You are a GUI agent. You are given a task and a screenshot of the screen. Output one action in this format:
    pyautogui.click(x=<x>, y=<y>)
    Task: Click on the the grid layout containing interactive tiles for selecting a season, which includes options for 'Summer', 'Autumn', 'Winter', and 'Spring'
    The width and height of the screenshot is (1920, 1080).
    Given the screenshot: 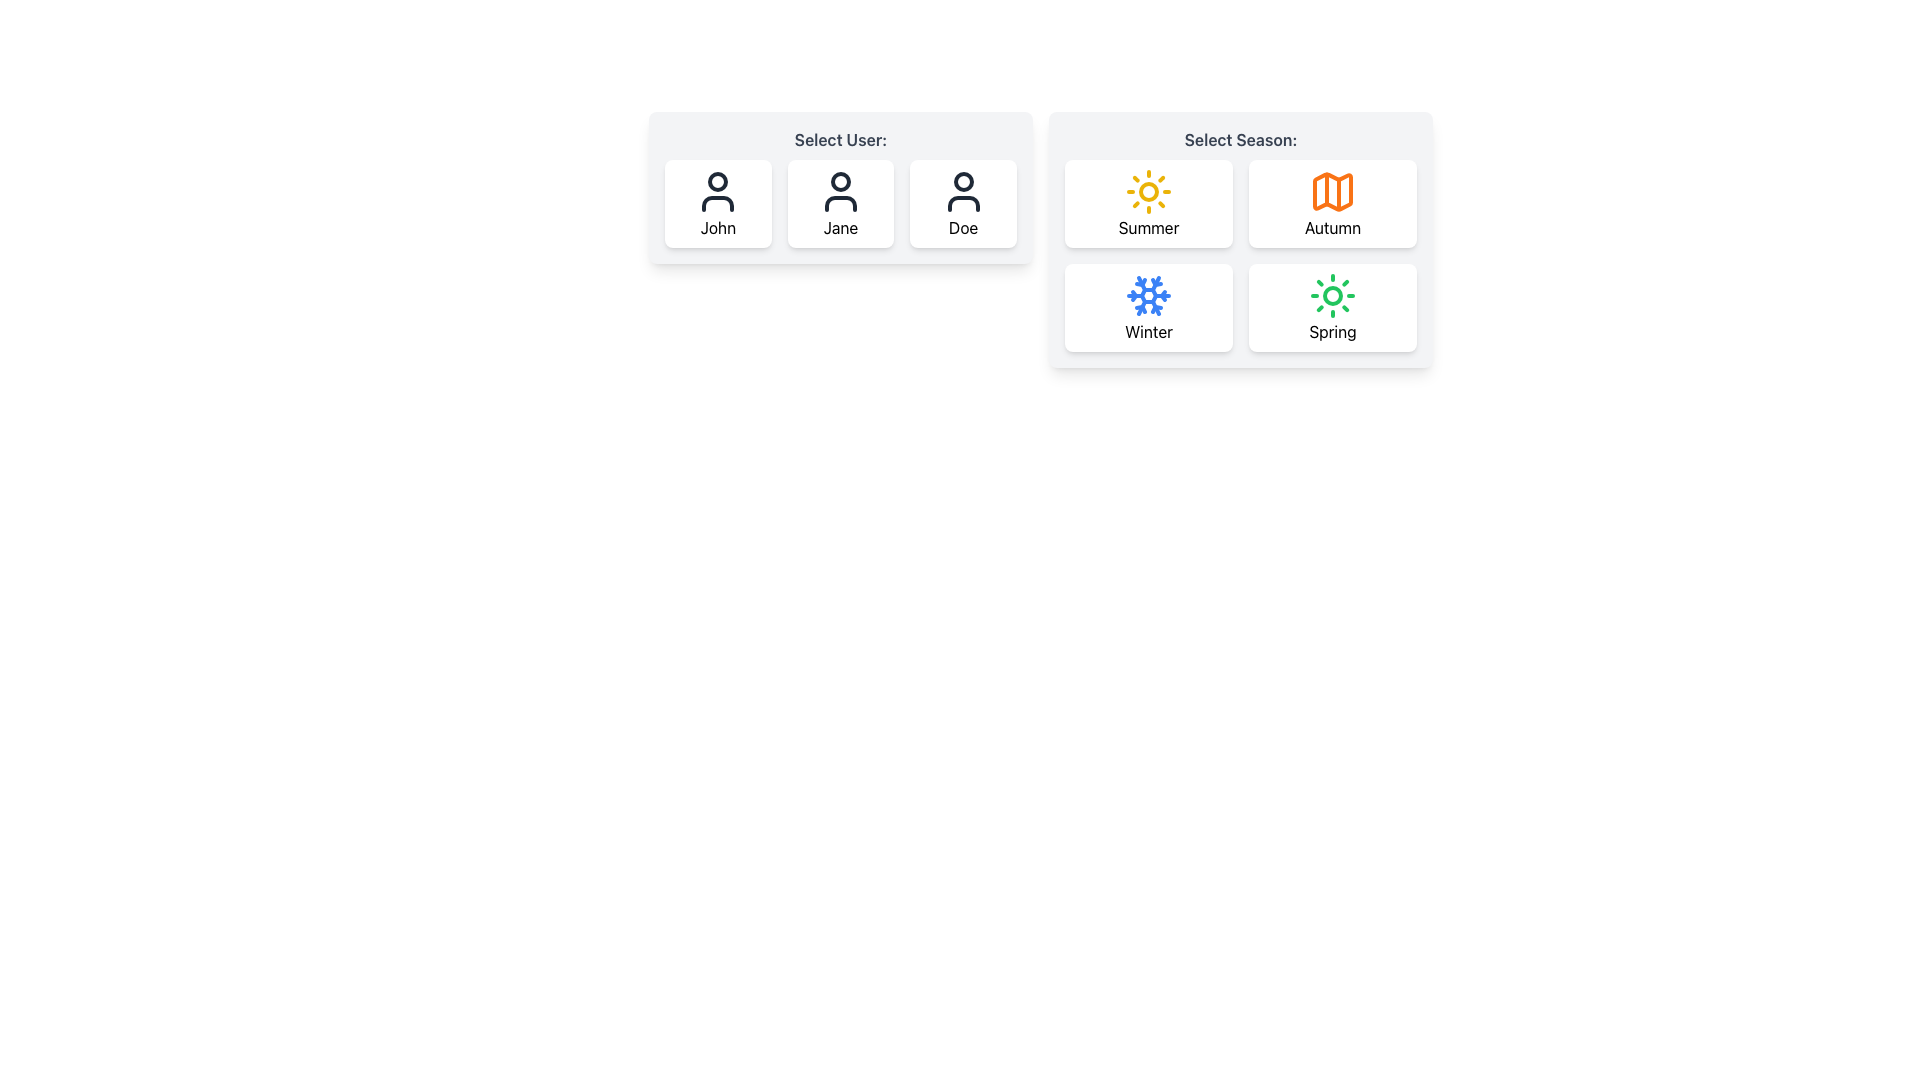 What is the action you would take?
    pyautogui.click(x=1240, y=254)
    